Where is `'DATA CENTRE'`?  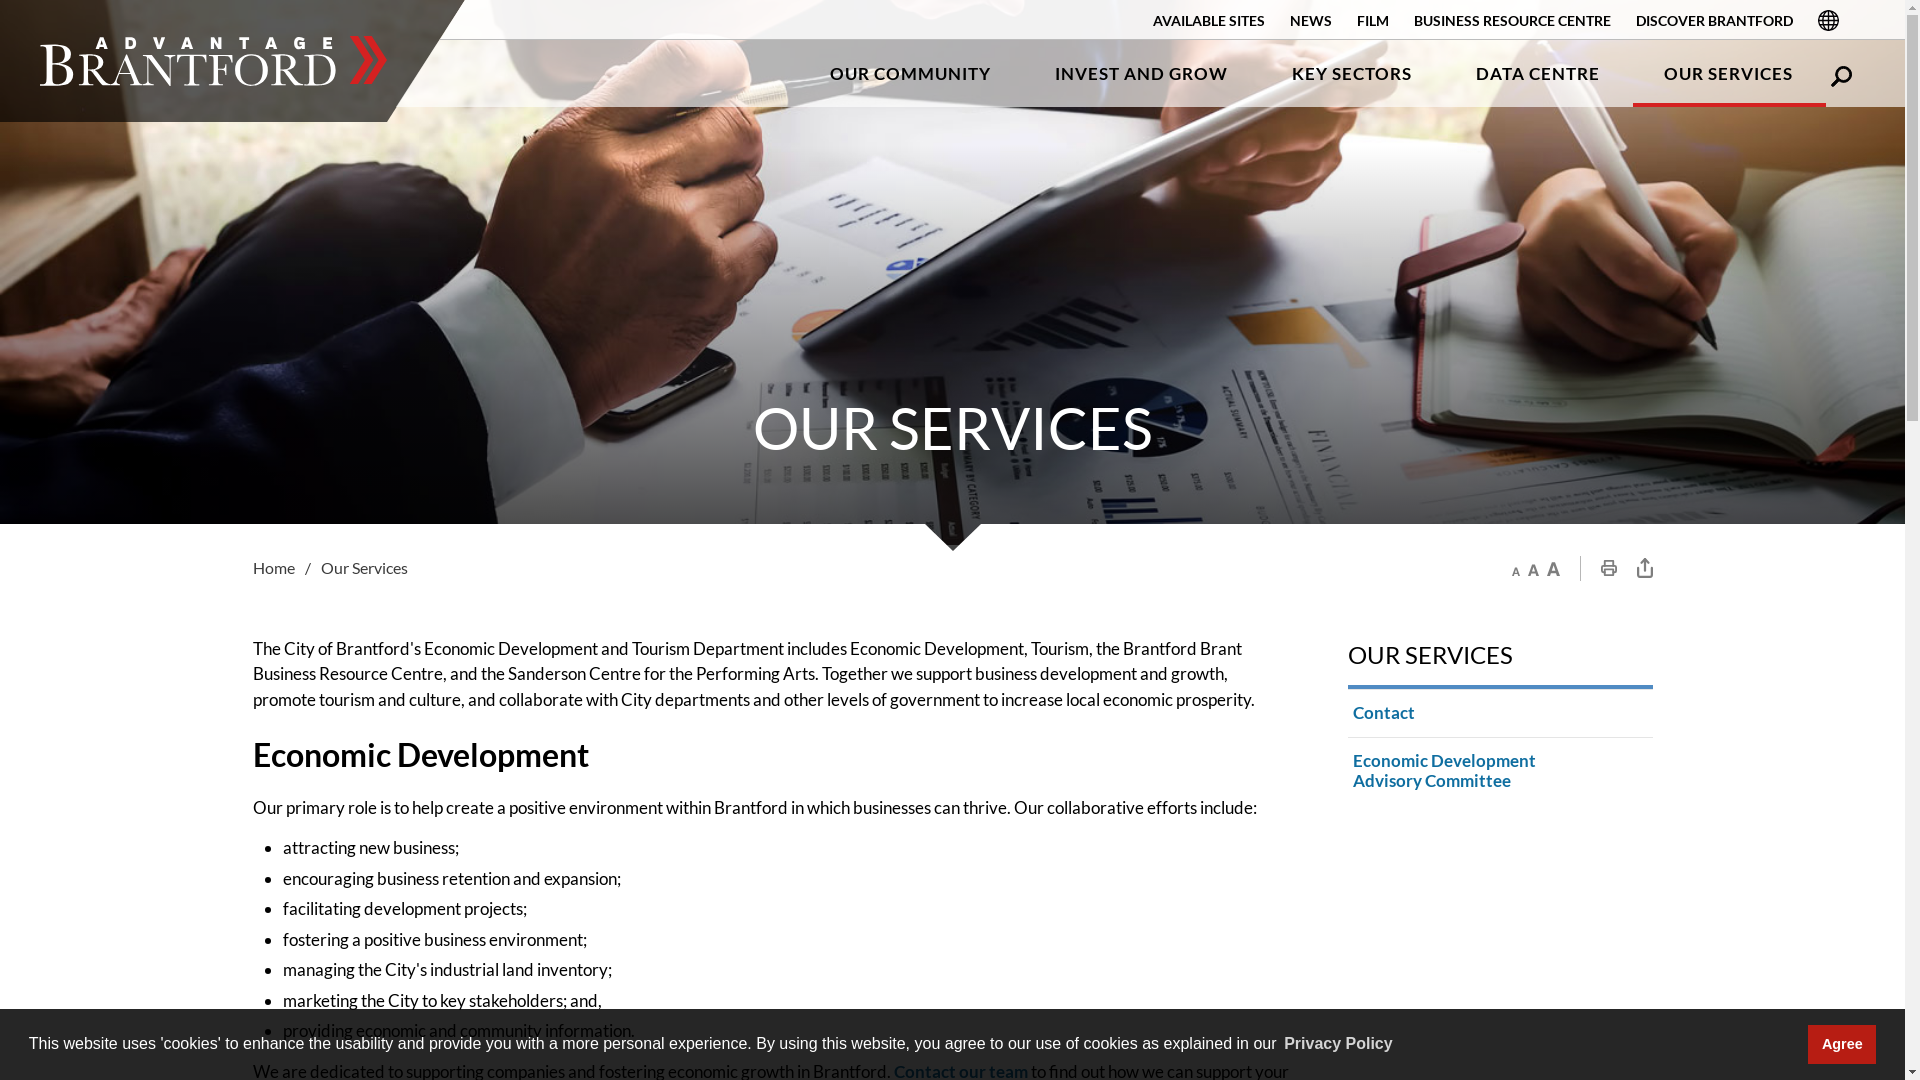
'DATA CENTRE' is located at coordinates (1536, 72).